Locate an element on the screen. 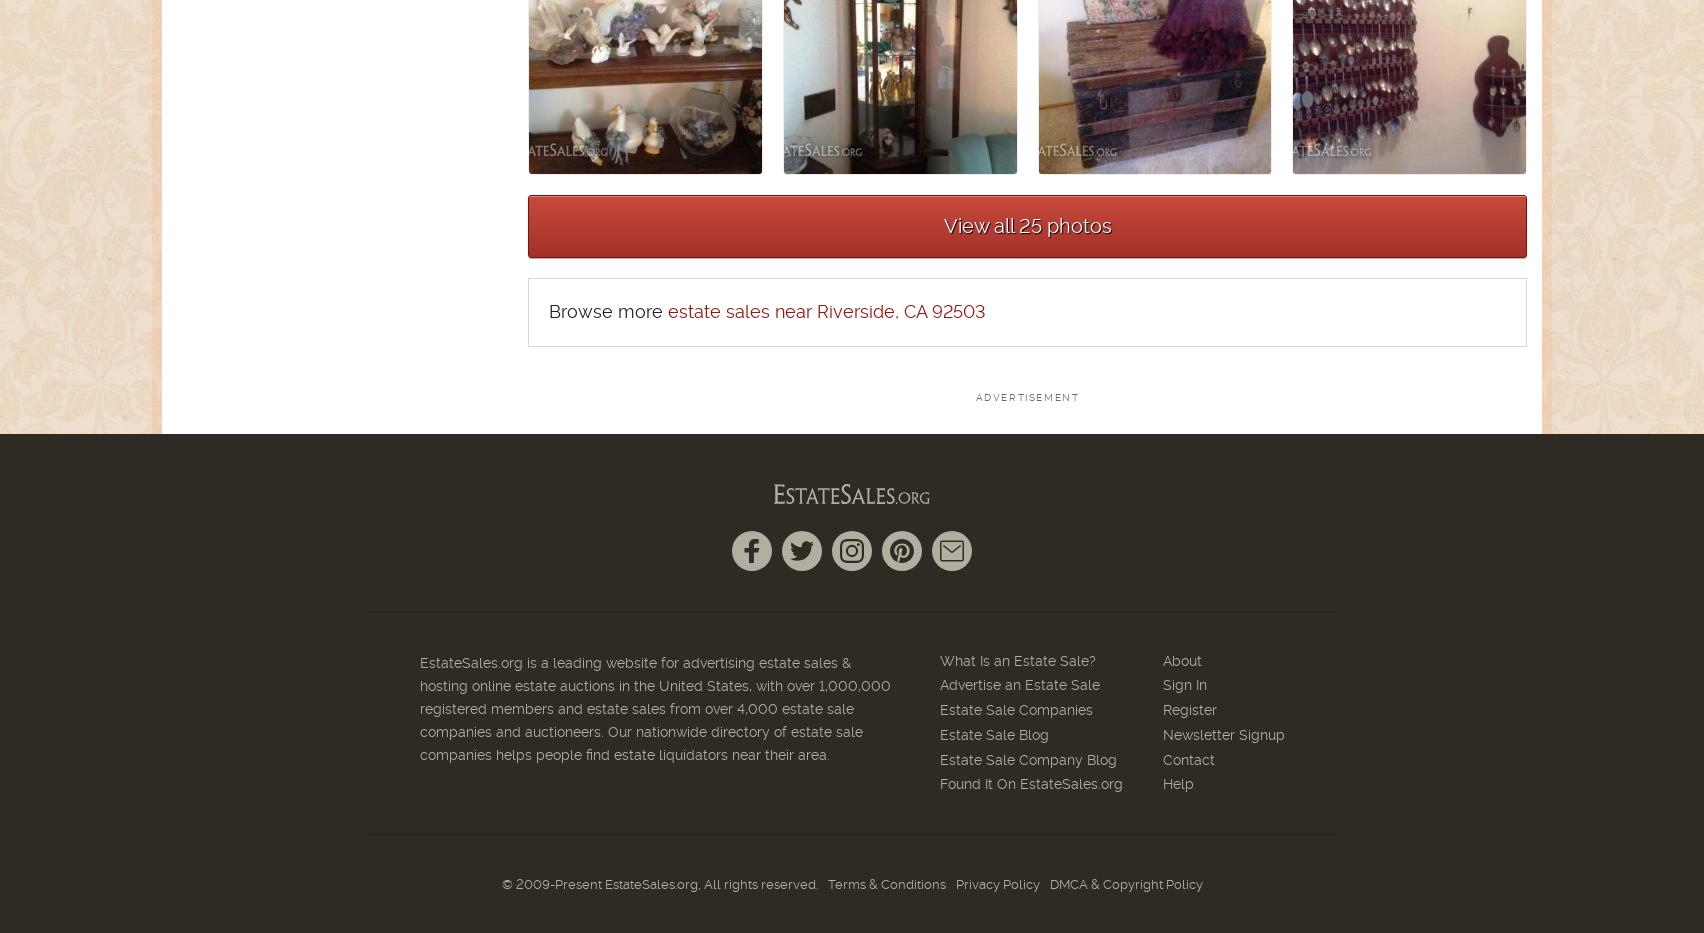 The height and width of the screenshot is (933, 1704). '·         30 small appliances (new)' is located at coordinates (307, 819).